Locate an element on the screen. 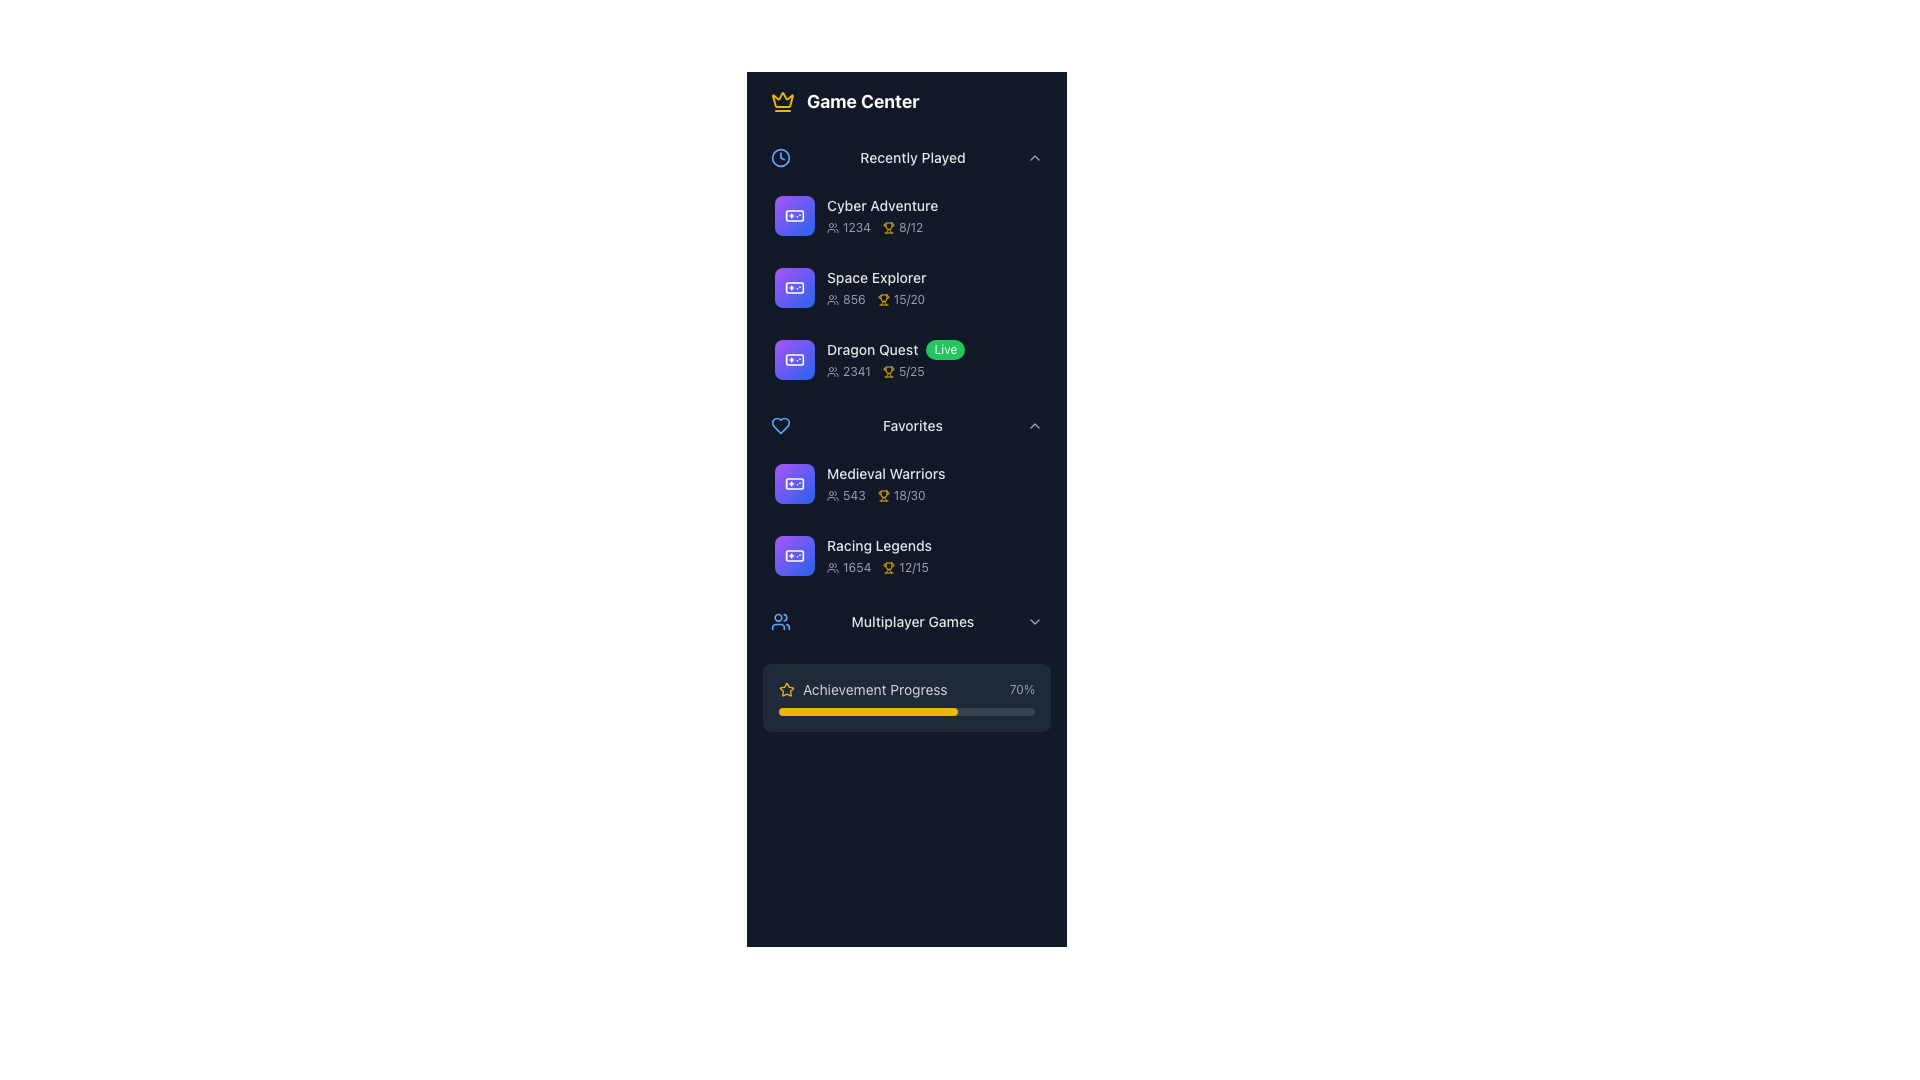 This screenshot has height=1080, width=1920. the achievement display for the 'Racing Legends' game, which shows a yellow trophy icon and the text '12/15' is located at coordinates (905, 567).